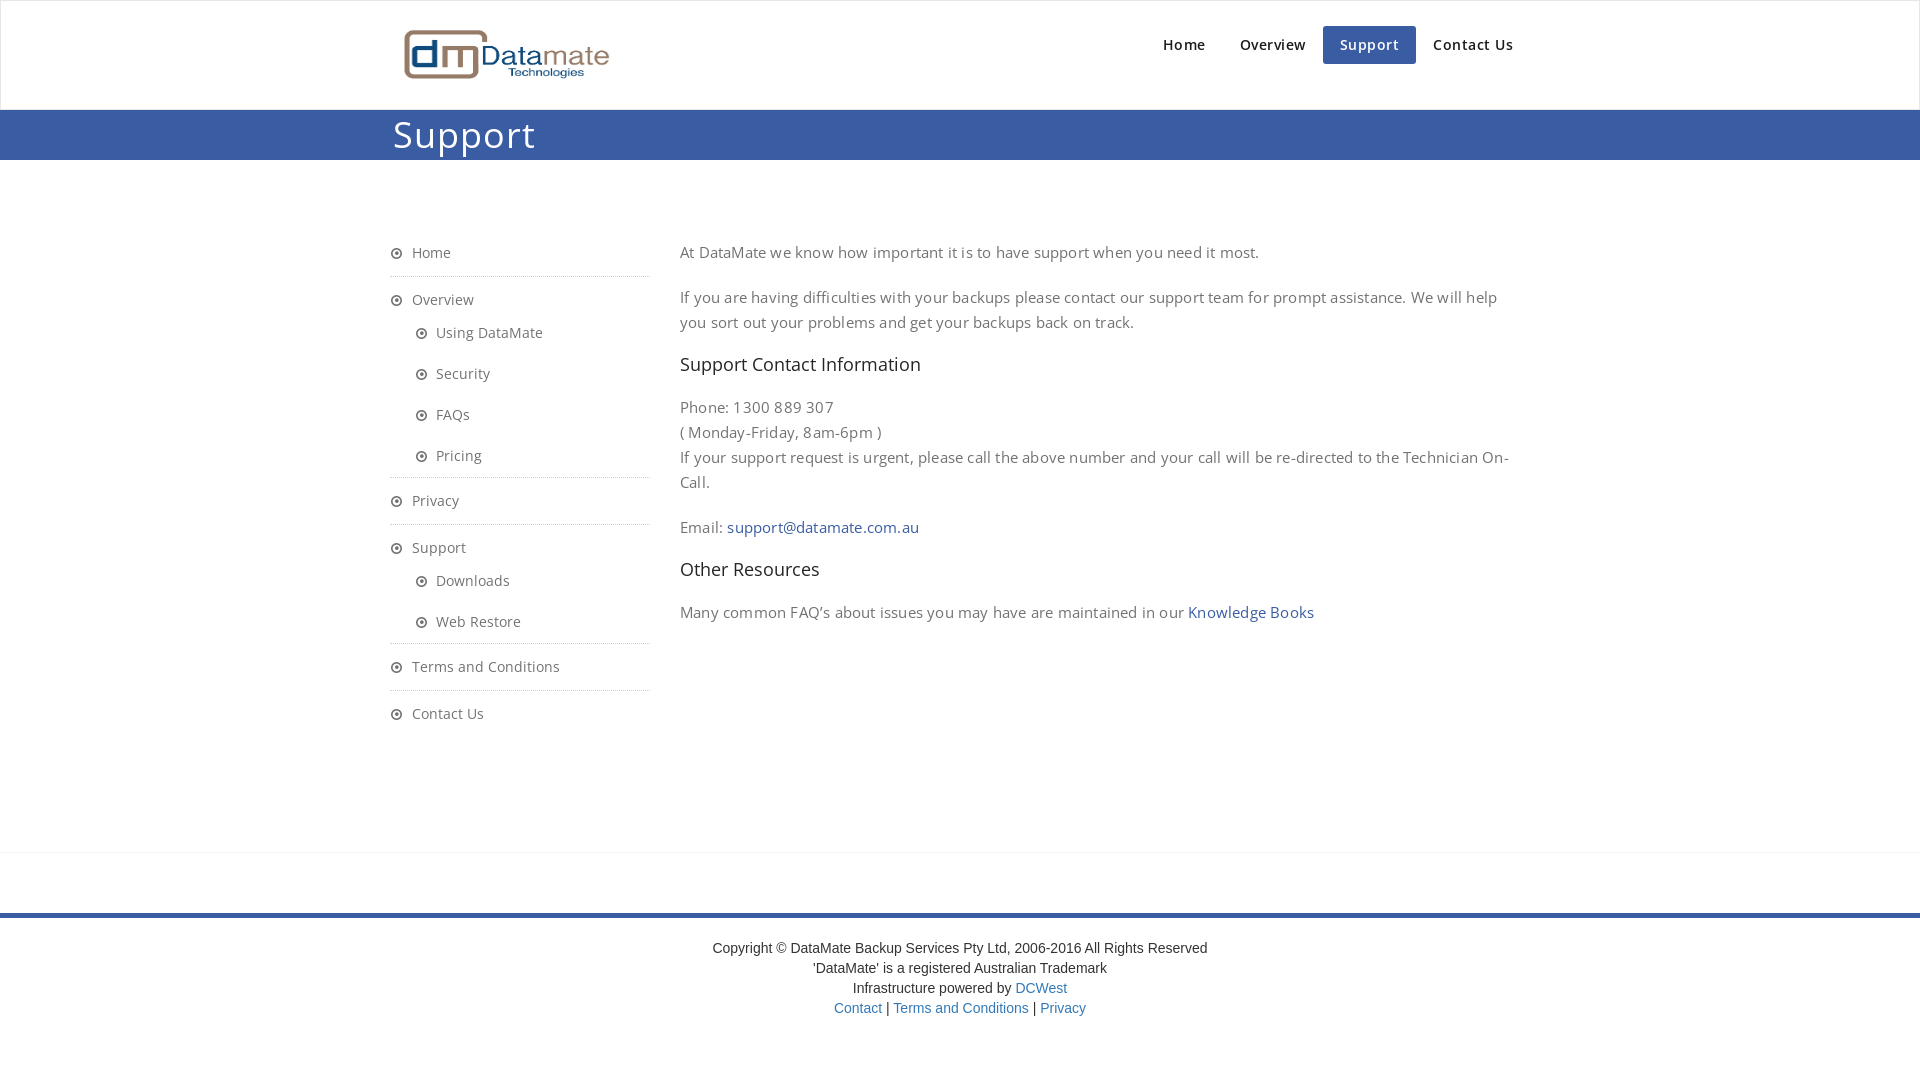 This screenshot has height=1080, width=1920. Describe the element at coordinates (725, 526) in the screenshot. I see `'support@datamate.com.au'` at that location.